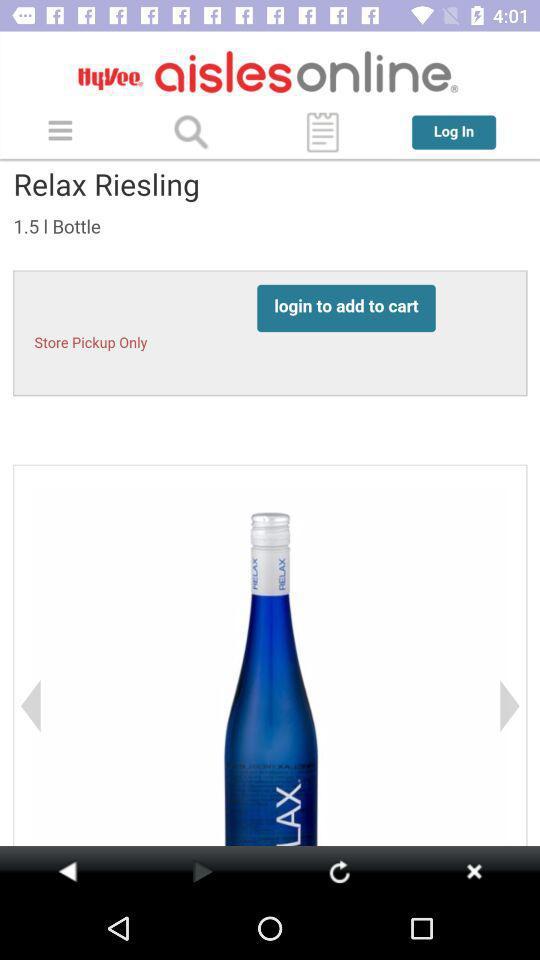  Describe the element at coordinates (473, 870) in the screenshot. I see `close` at that location.